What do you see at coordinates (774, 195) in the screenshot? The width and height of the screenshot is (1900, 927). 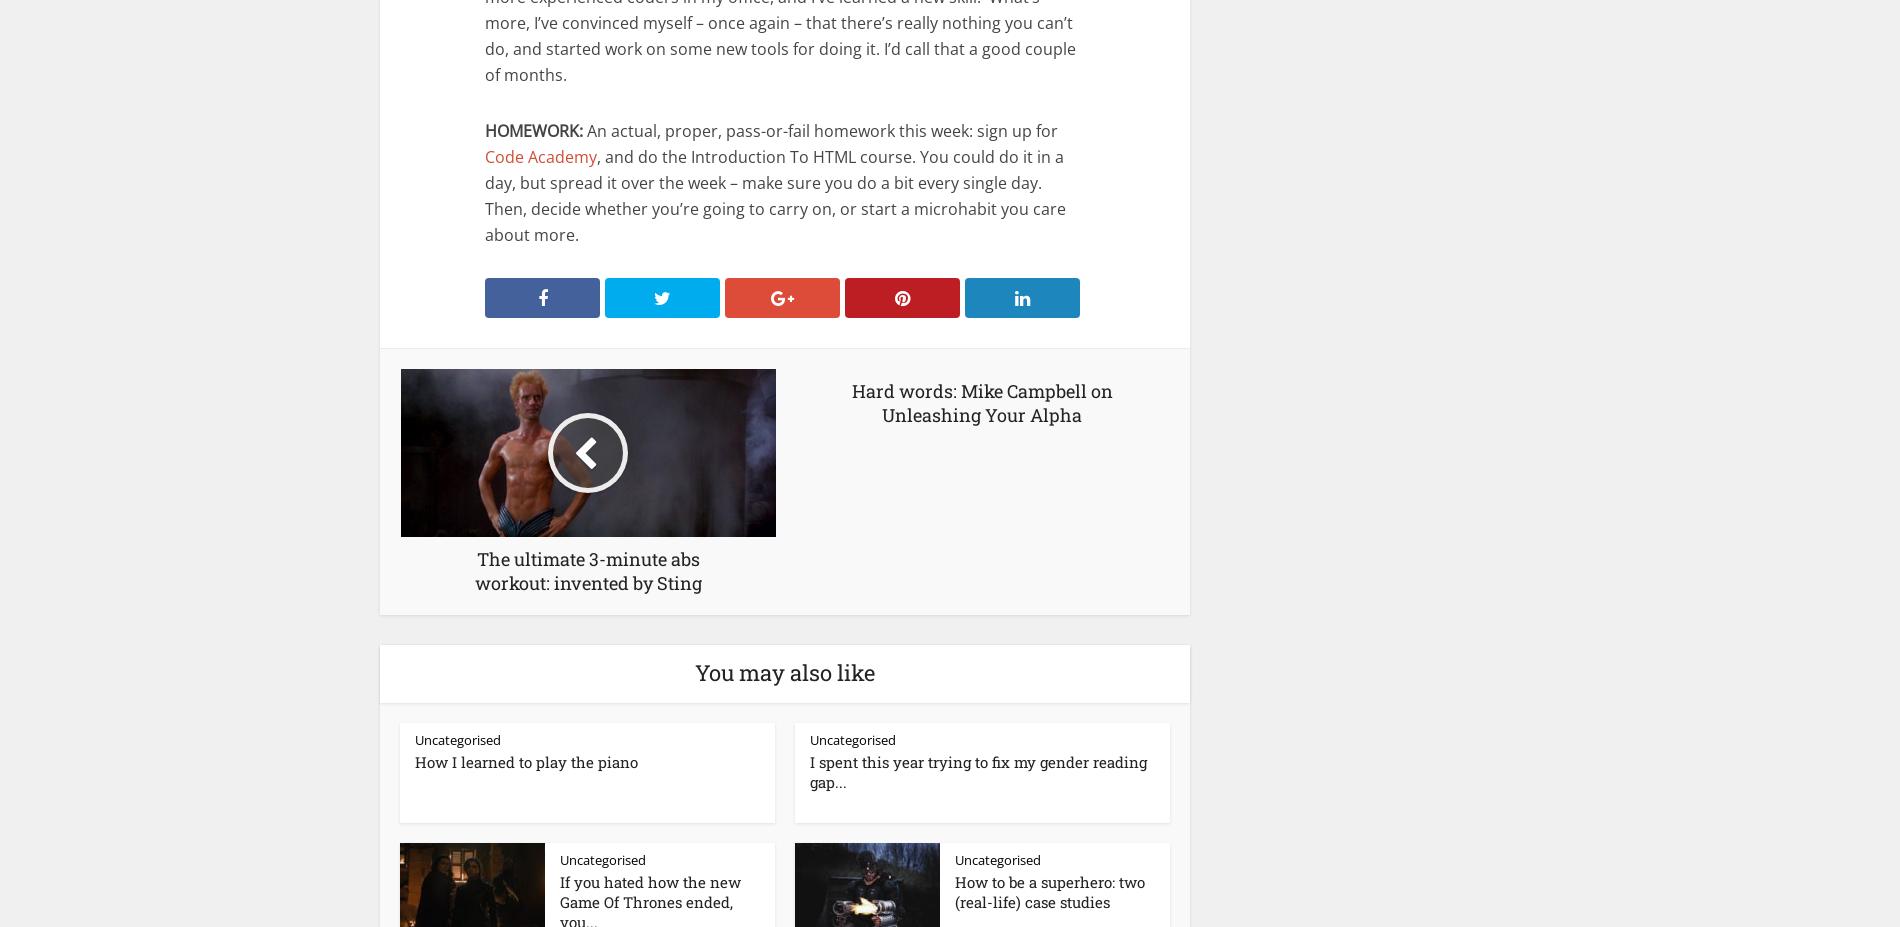 I see `', and do the Introduction To HTML course. You could do it in a day, but spread it over the week – make sure you do a bit every single day. Then, decide whether you’re going to carry on, or start a microhabit you care about more.'` at bounding box center [774, 195].